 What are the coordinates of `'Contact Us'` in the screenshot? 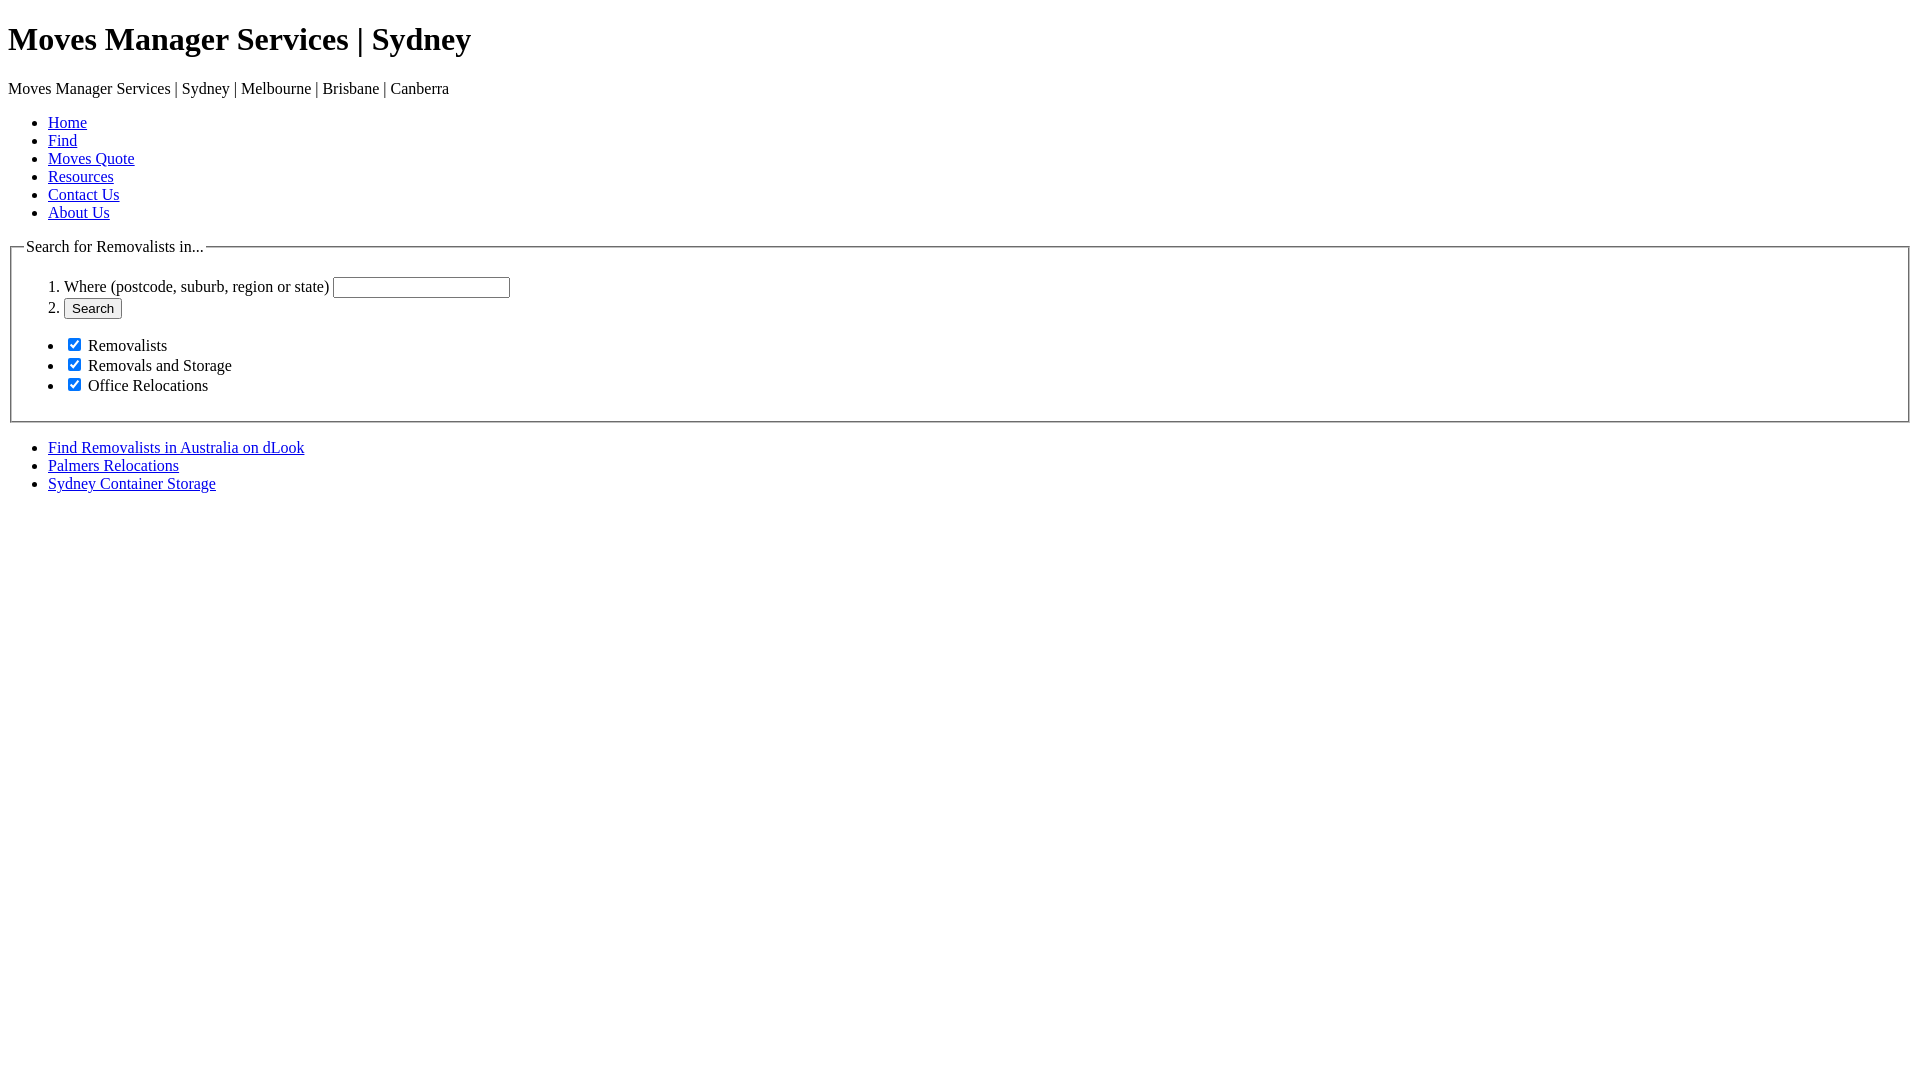 It's located at (82, 194).